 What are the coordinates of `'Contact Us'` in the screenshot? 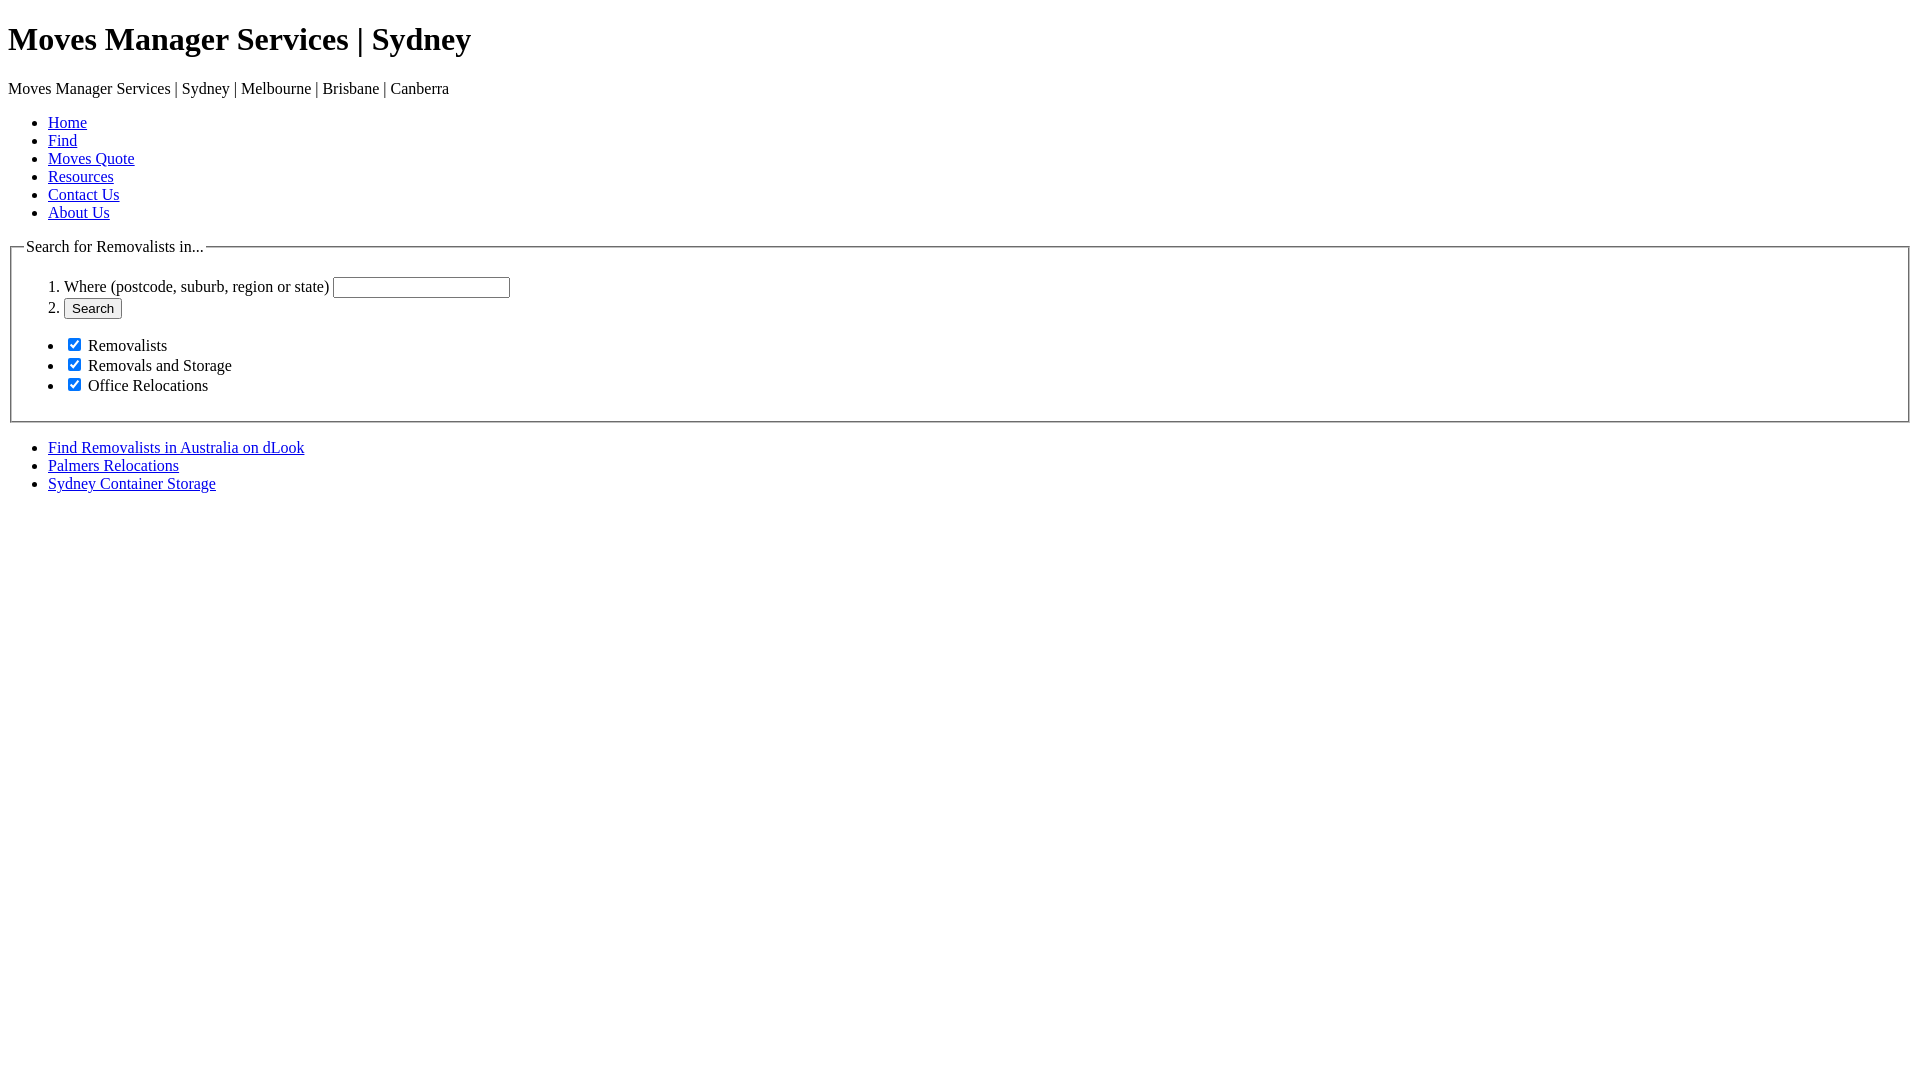 It's located at (82, 194).